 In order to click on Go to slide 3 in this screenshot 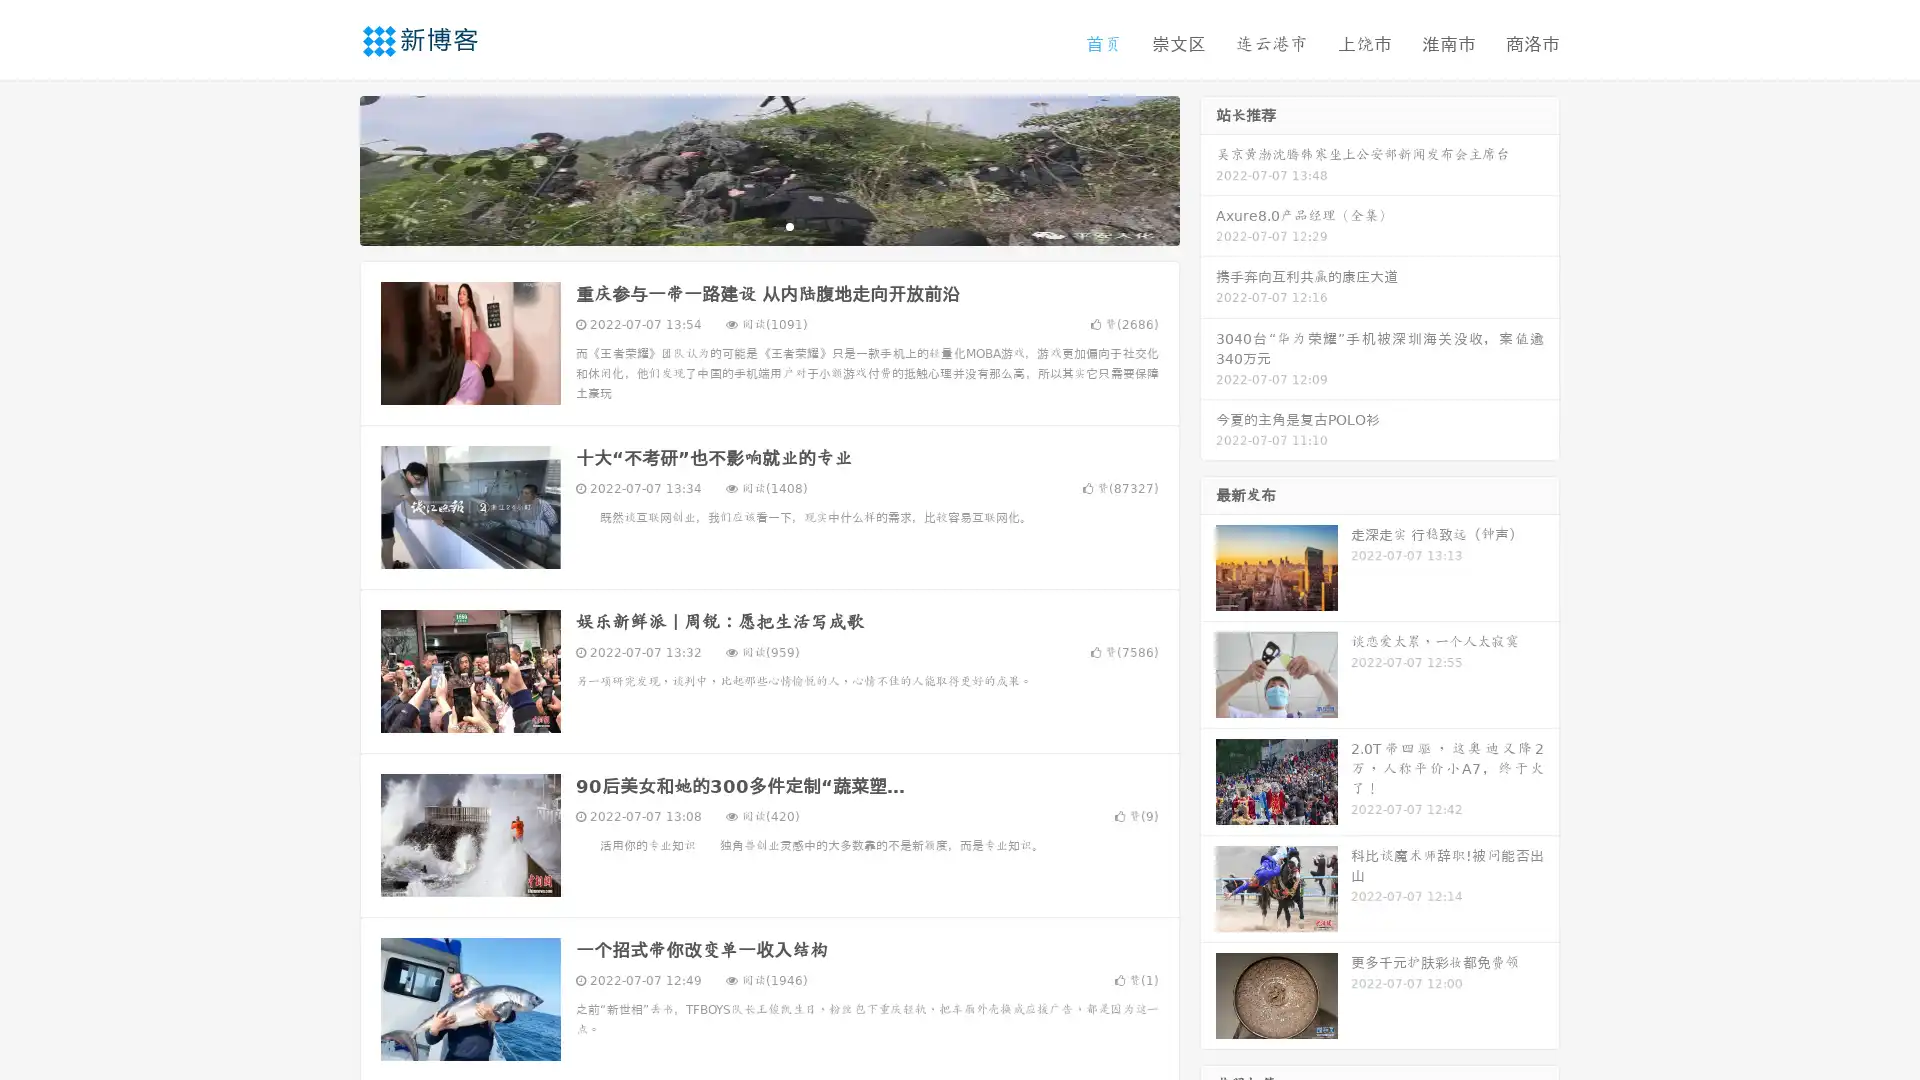, I will do `click(789, 225)`.